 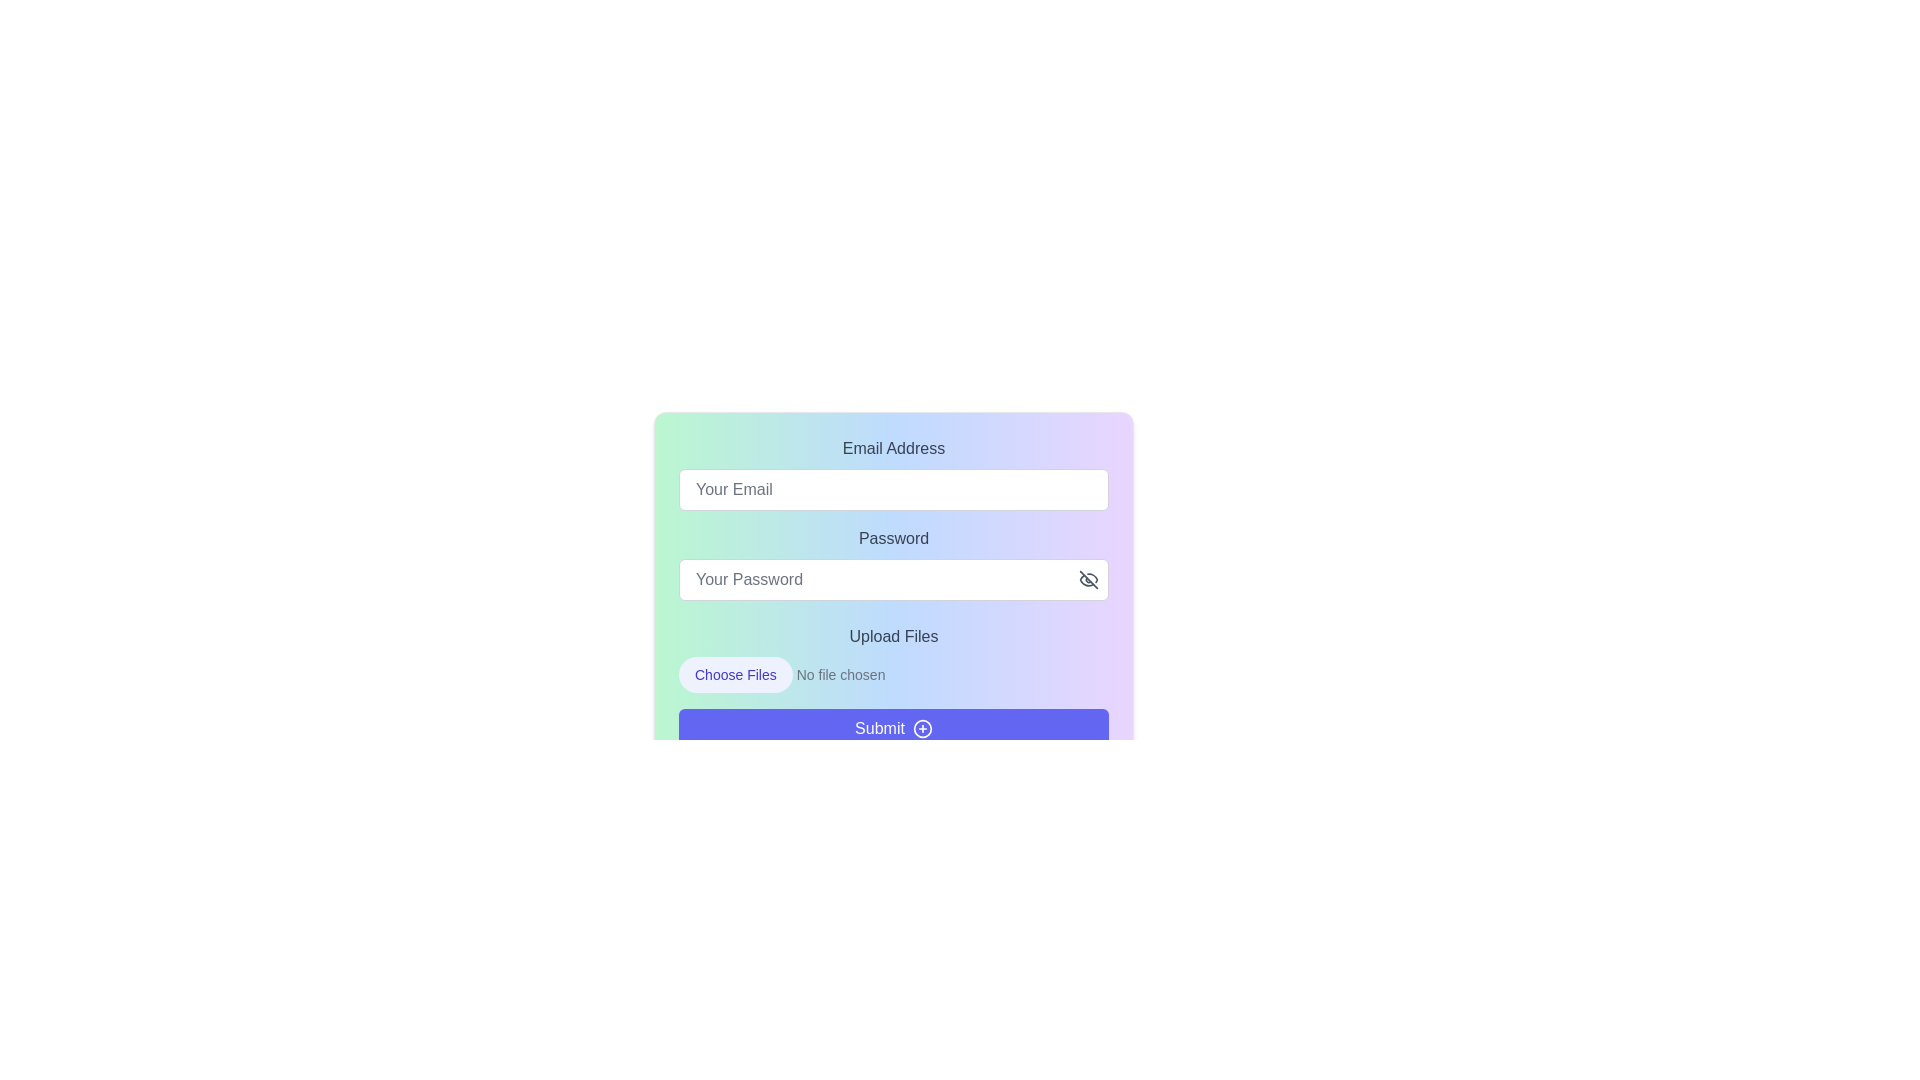 What do you see at coordinates (892, 447) in the screenshot?
I see `the text label that serves as a context for the email input field, located directly above the 'Your Email' text input` at bounding box center [892, 447].